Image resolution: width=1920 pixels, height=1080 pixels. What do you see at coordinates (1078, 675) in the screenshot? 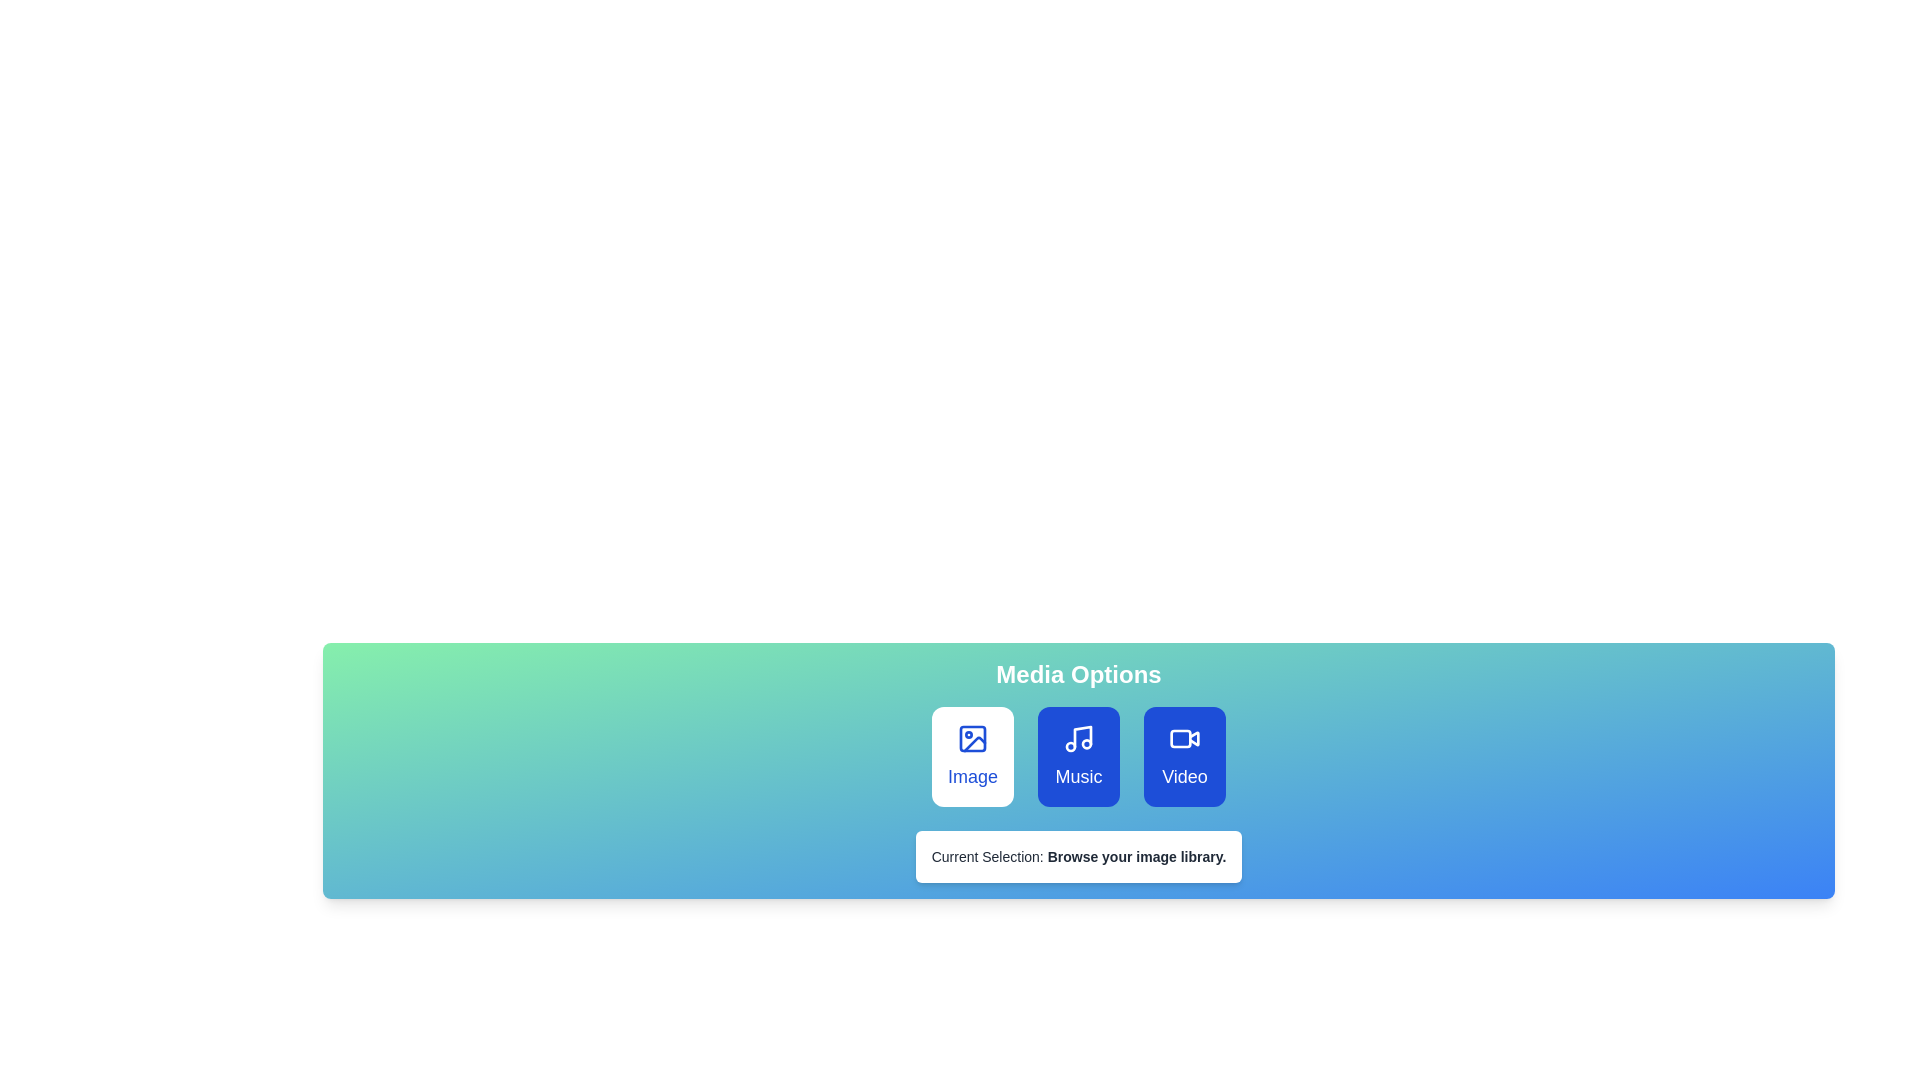
I see `the header text element that indicates the purpose of the section for selecting media types` at bounding box center [1078, 675].